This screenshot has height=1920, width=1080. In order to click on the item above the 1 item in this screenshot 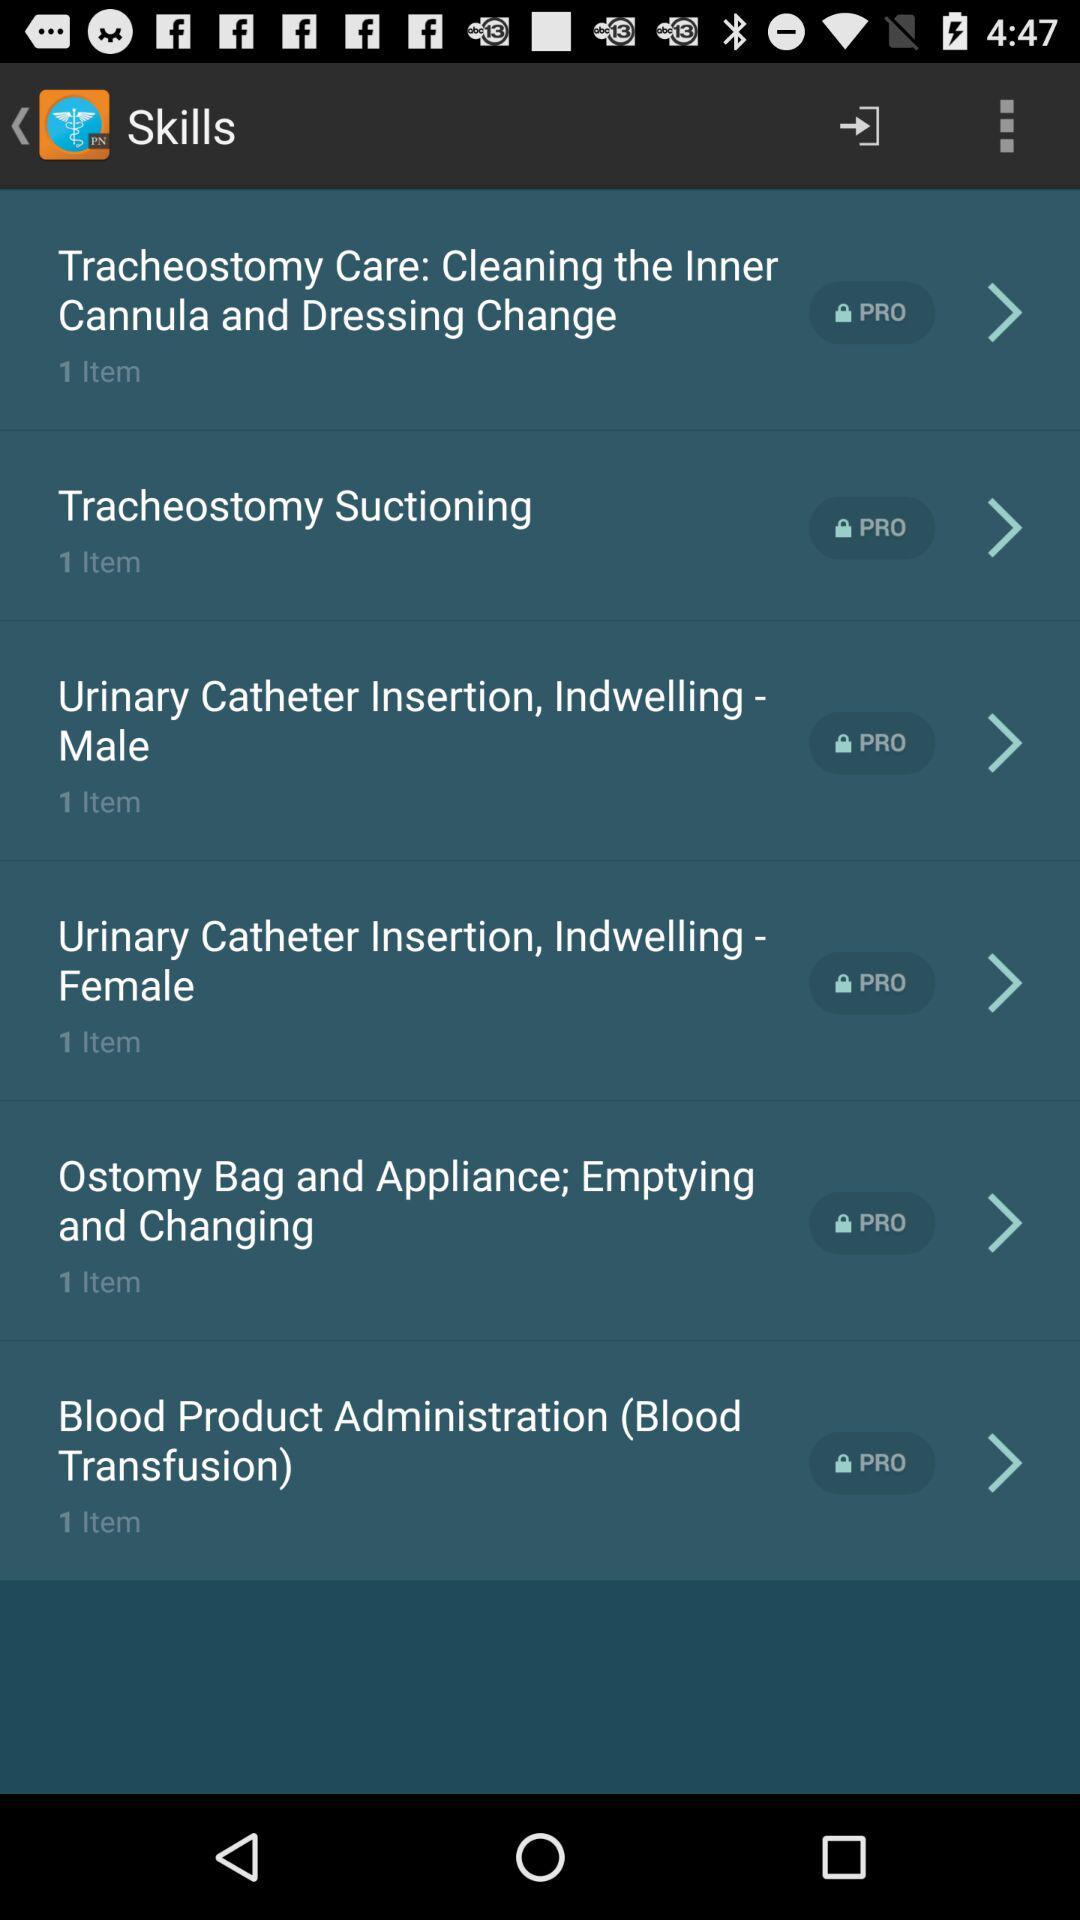, I will do `click(432, 287)`.